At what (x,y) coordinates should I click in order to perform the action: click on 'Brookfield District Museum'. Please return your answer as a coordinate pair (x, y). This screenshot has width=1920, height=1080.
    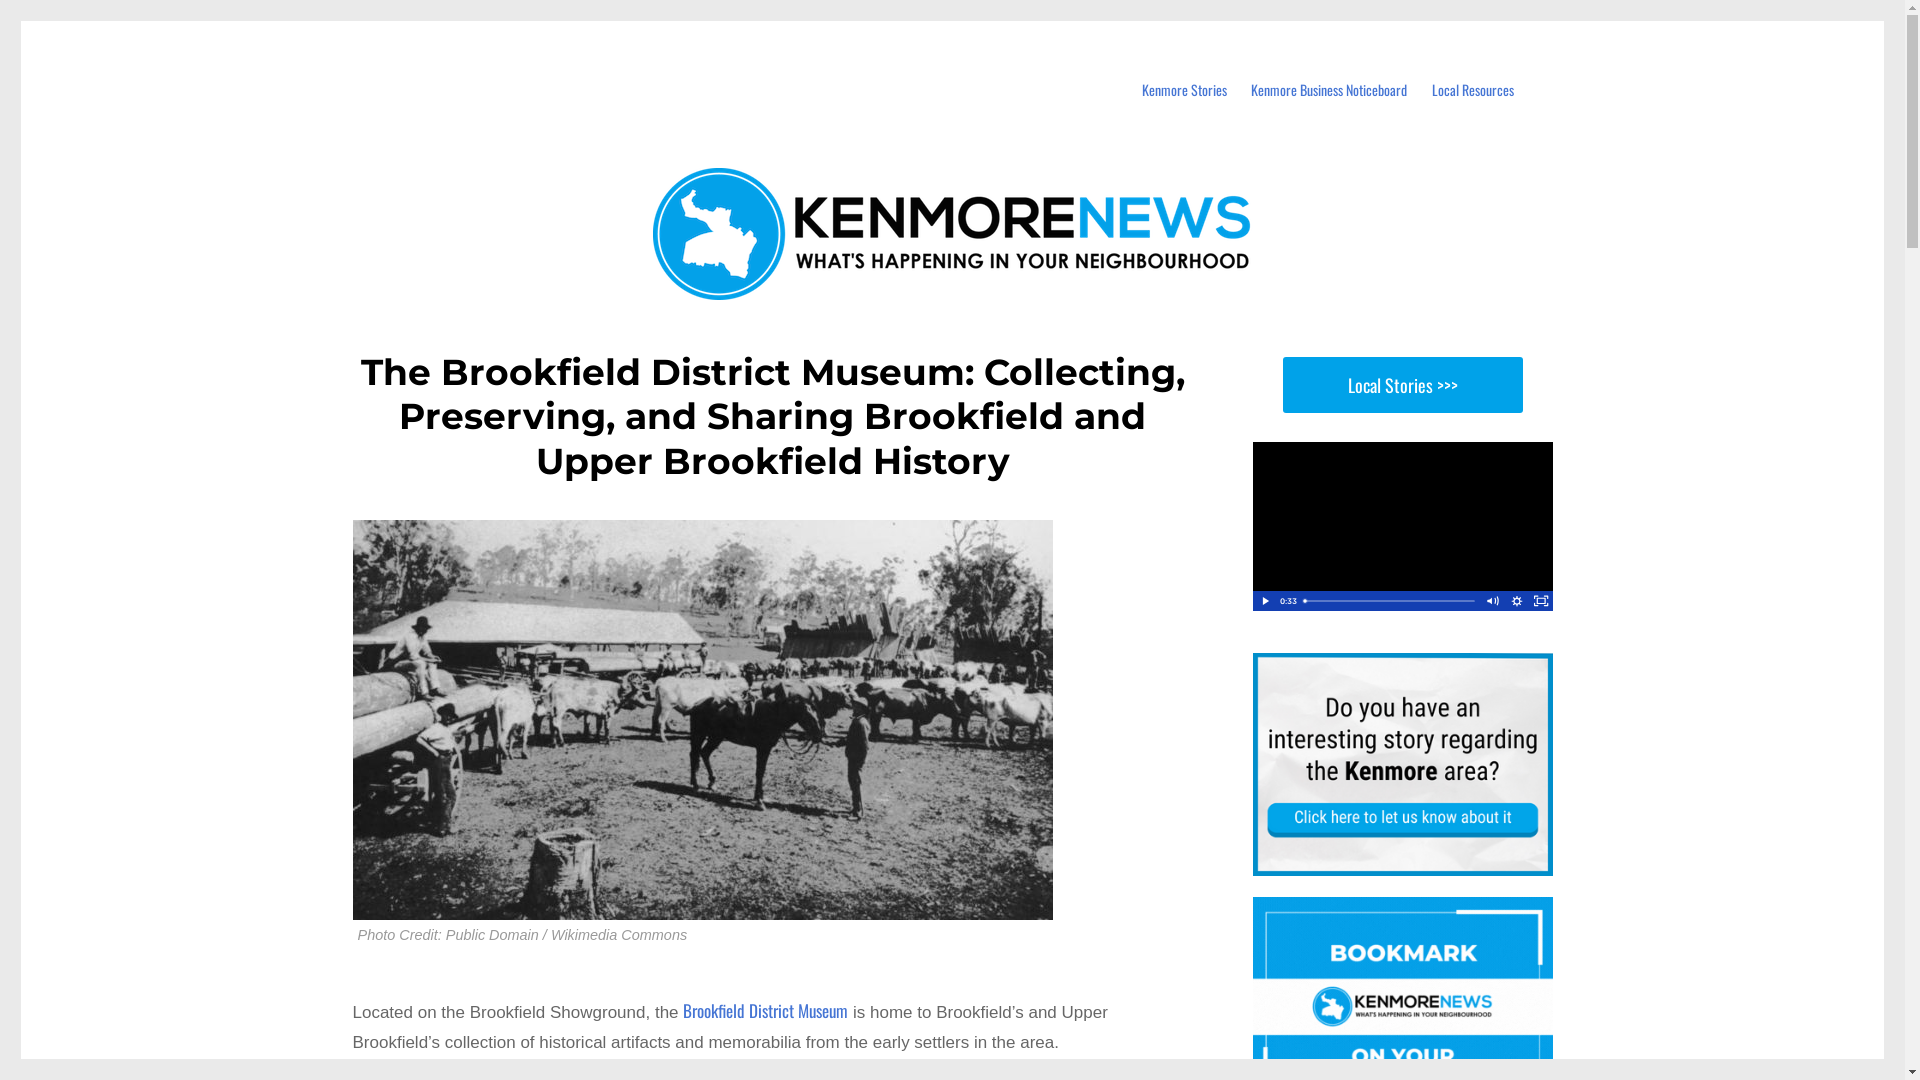
    Looking at the image, I should click on (682, 1010).